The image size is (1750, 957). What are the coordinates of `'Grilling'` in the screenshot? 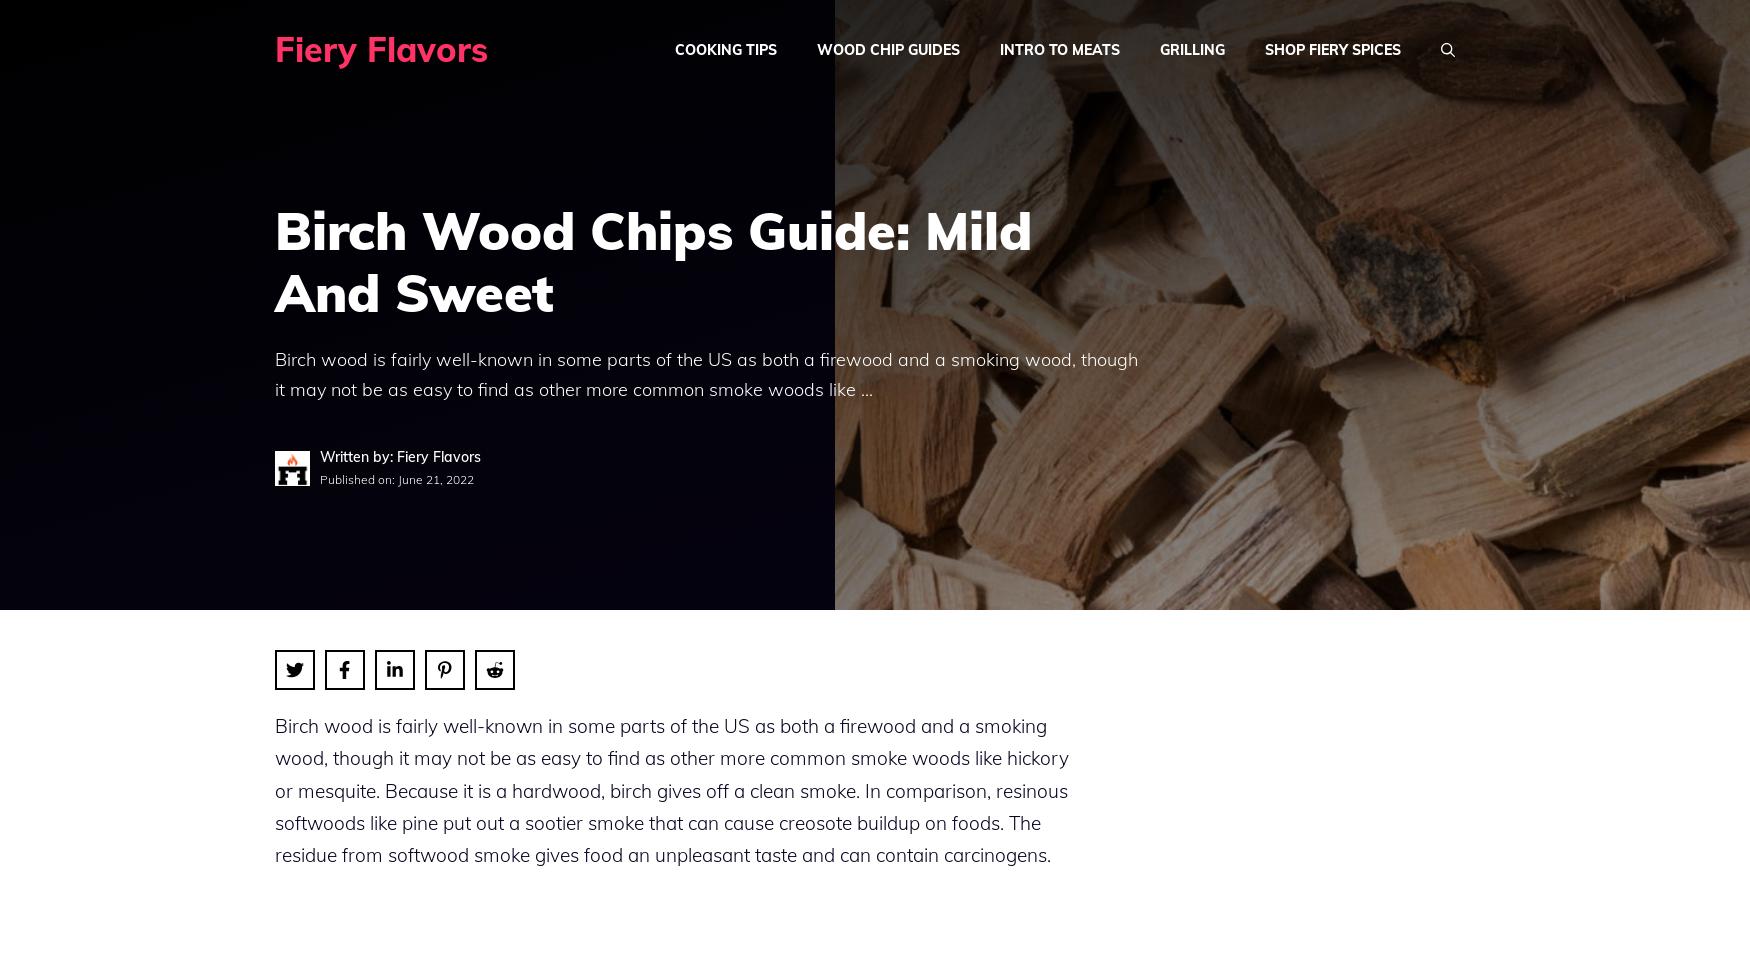 It's located at (1192, 48).